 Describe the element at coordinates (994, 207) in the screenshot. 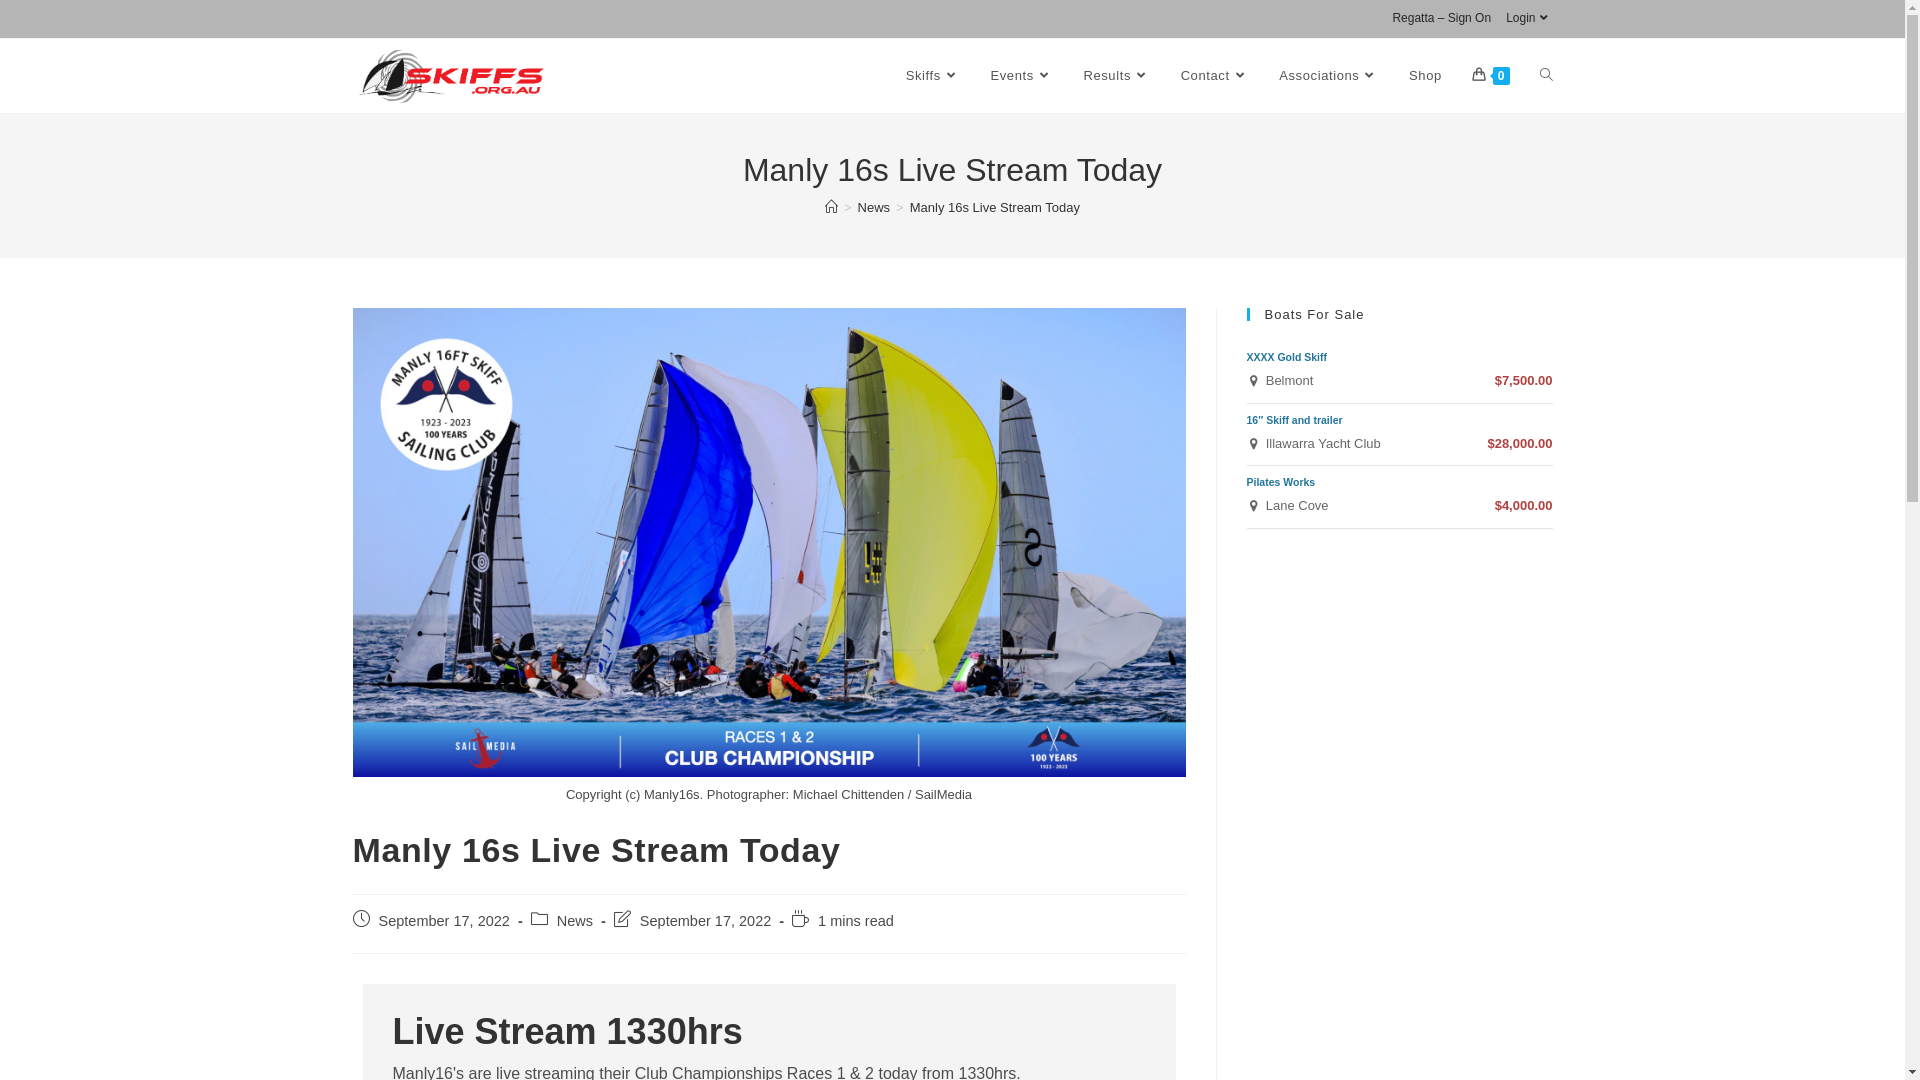

I see `'Manly 16s Live Stream Today'` at that location.